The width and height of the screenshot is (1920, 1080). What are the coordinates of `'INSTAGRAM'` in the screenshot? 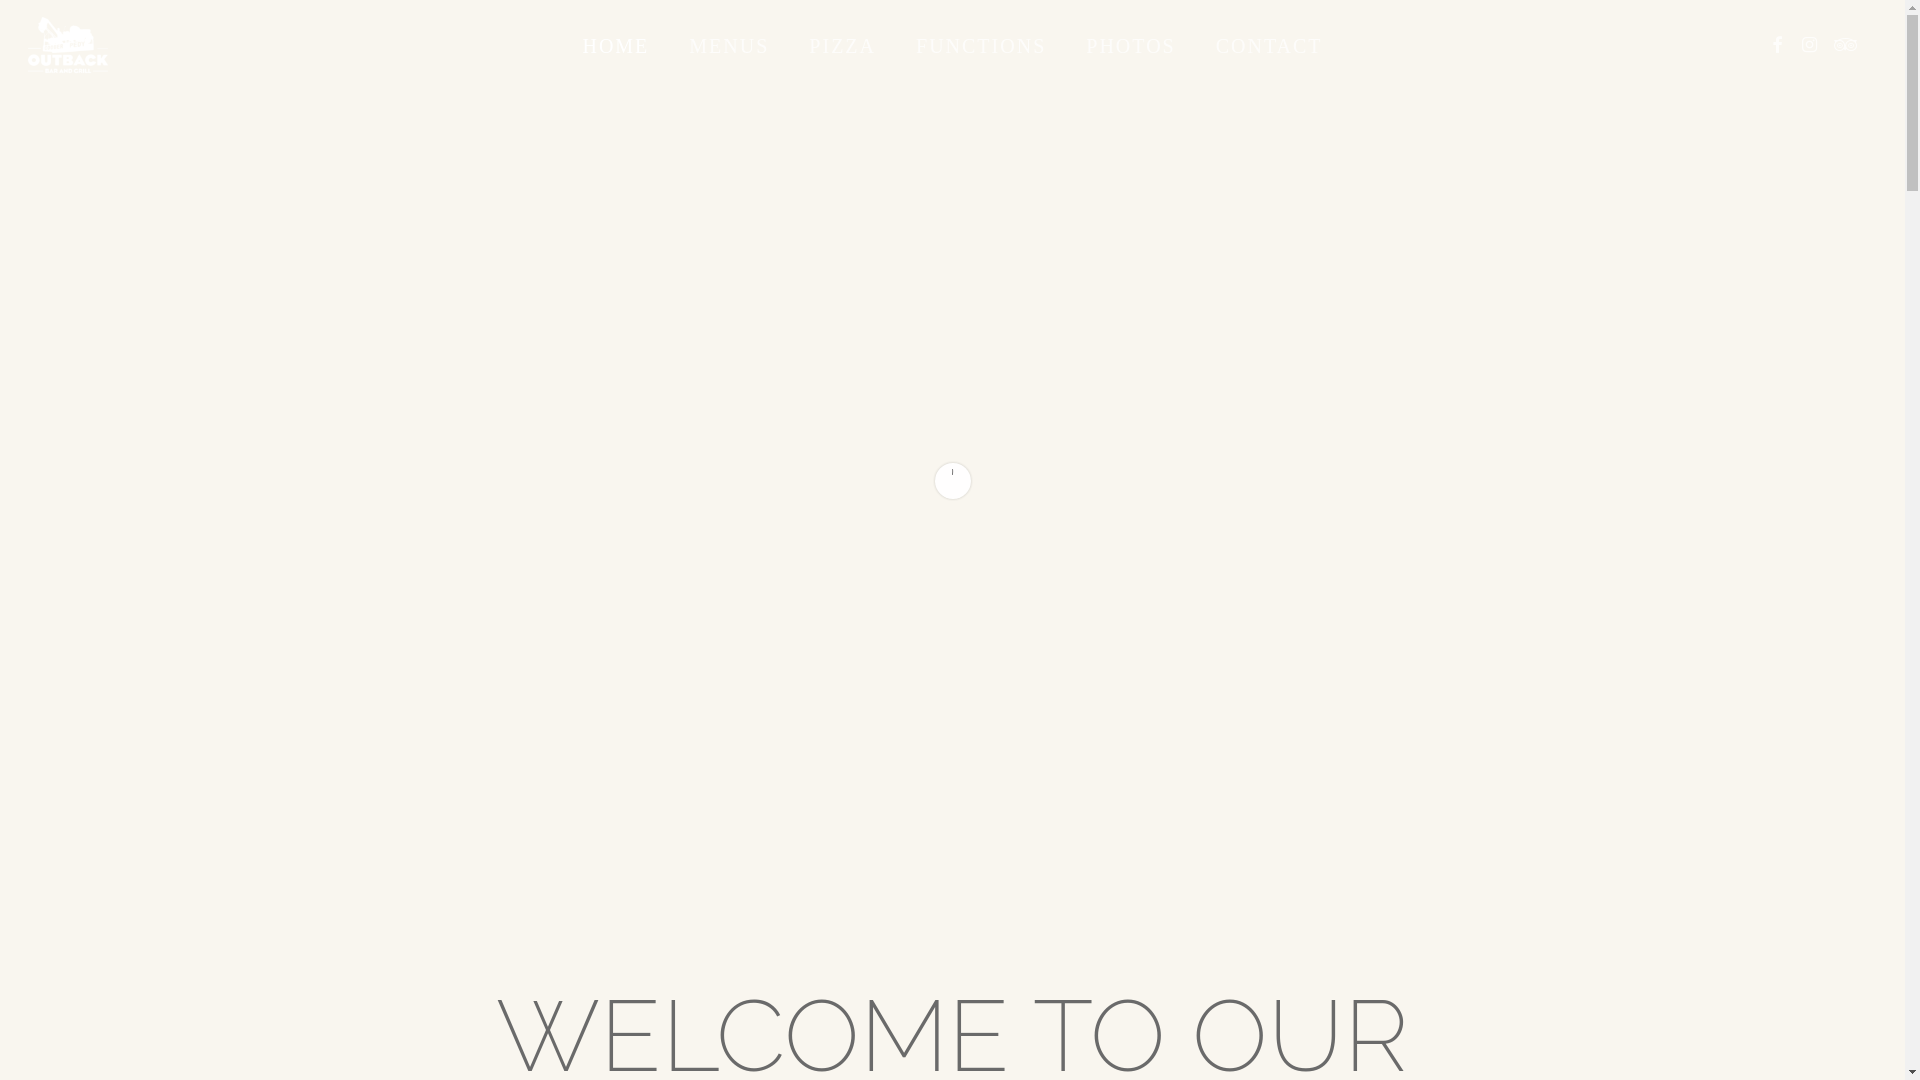 It's located at (1809, 45).